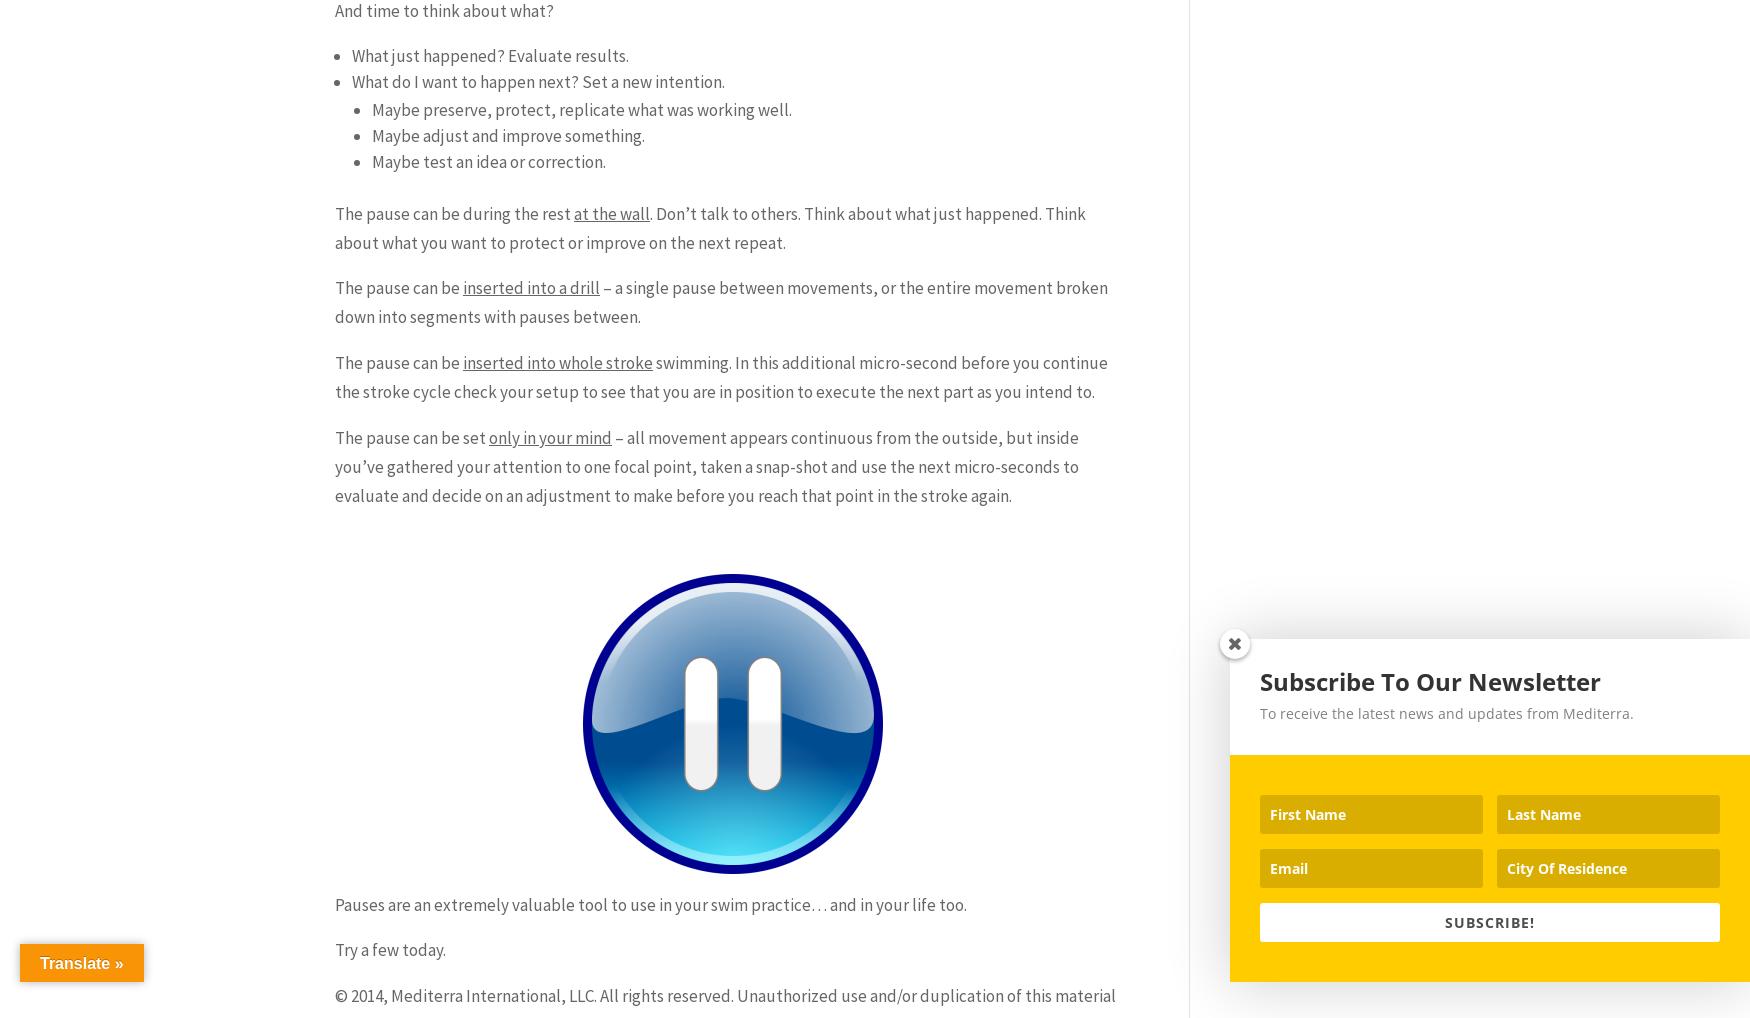 Image resolution: width=1750 pixels, height=1018 pixels. What do you see at coordinates (39, 962) in the screenshot?
I see `'Translate »'` at bounding box center [39, 962].